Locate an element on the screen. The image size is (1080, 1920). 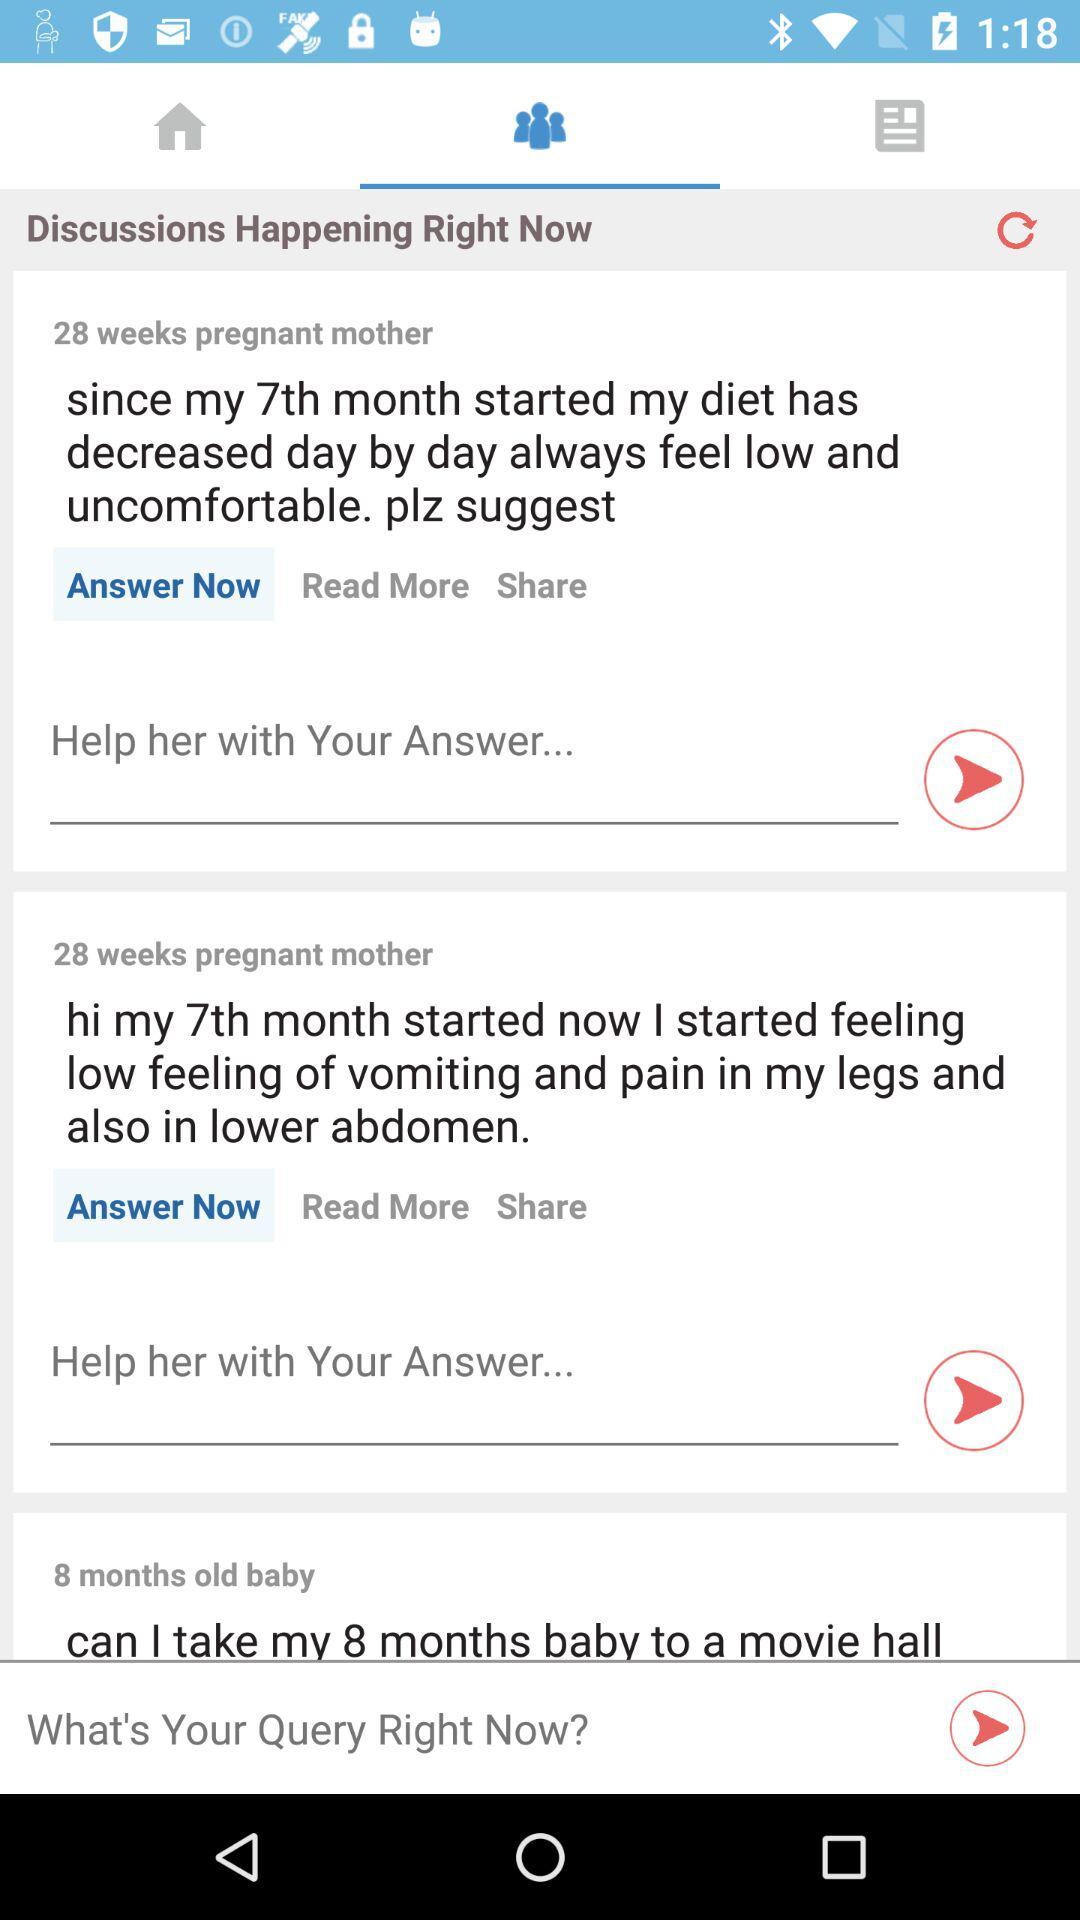
refresh the page is located at coordinates (1014, 221).